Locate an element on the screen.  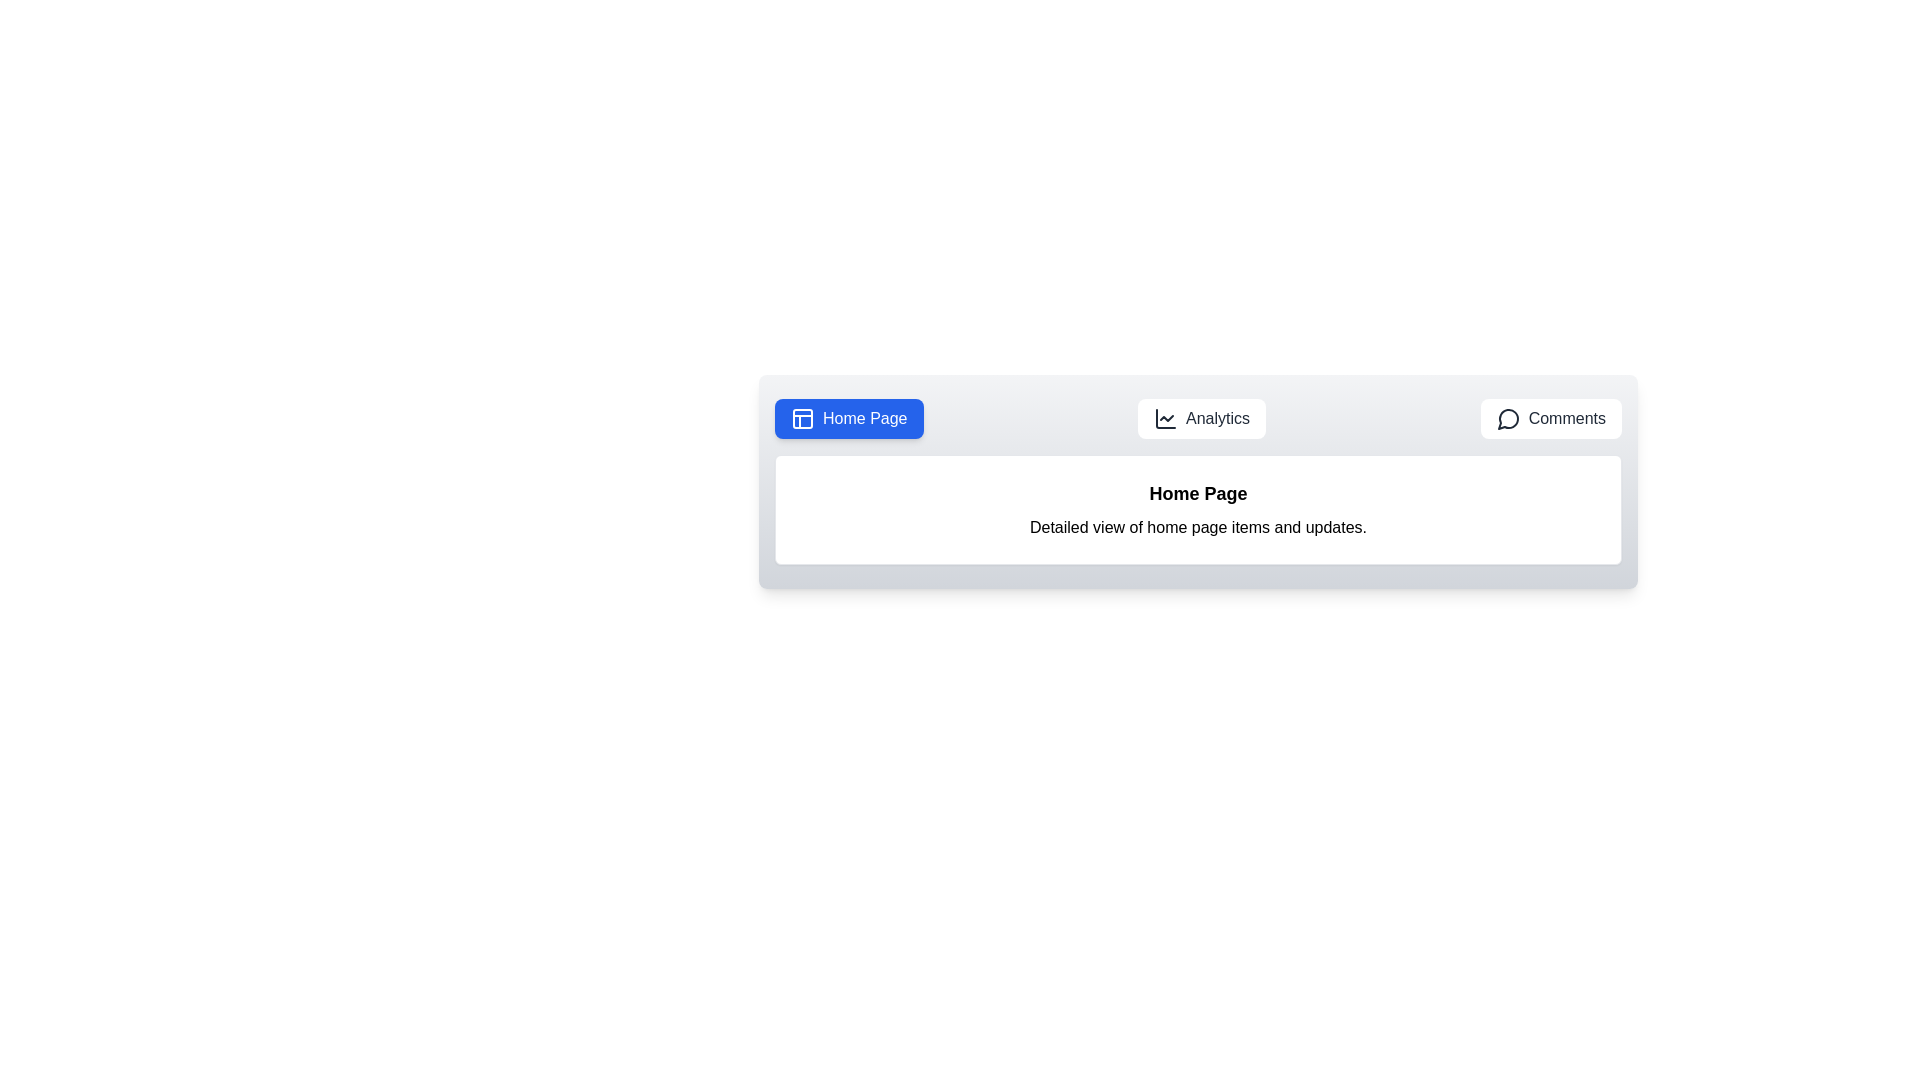
the Comments tab by clicking on the corresponding tab is located at coordinates (1550, 418).